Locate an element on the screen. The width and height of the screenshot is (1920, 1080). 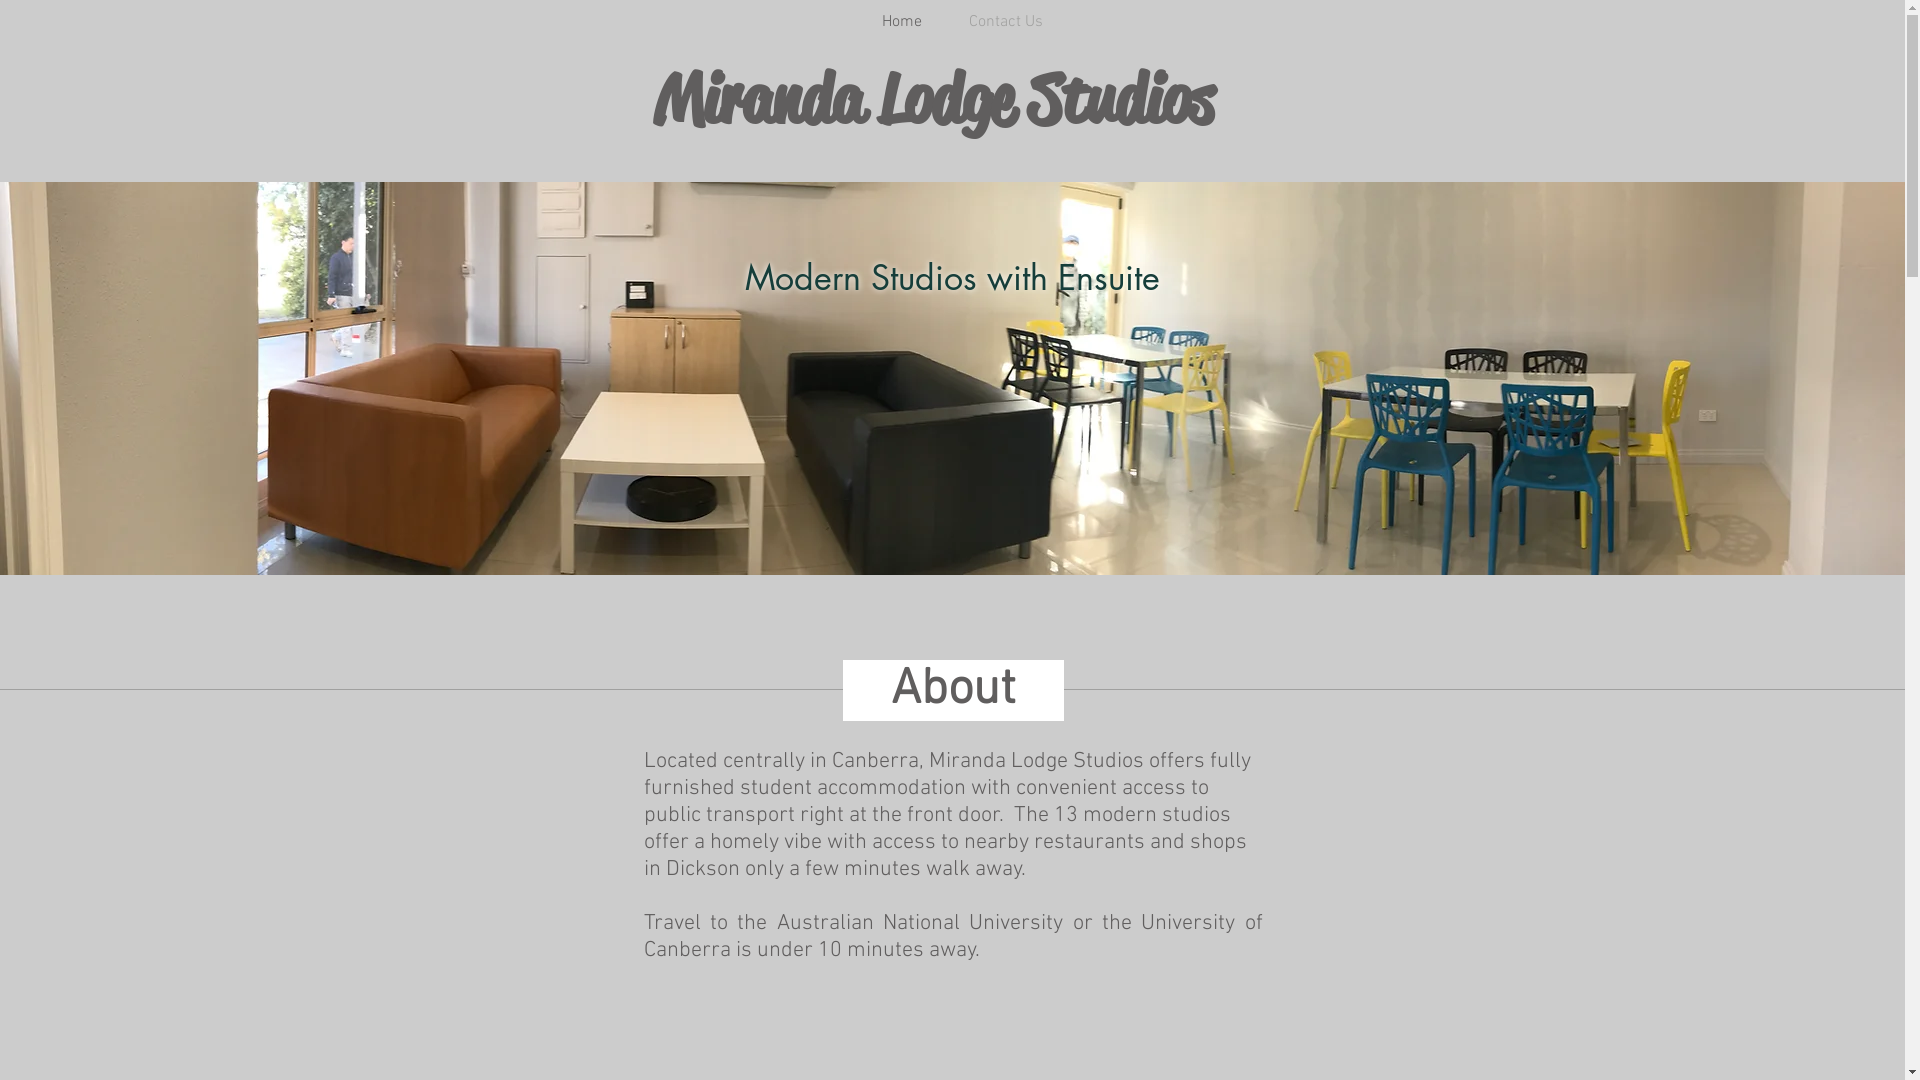
'Contact Us' is located at coordinates (953, 22).